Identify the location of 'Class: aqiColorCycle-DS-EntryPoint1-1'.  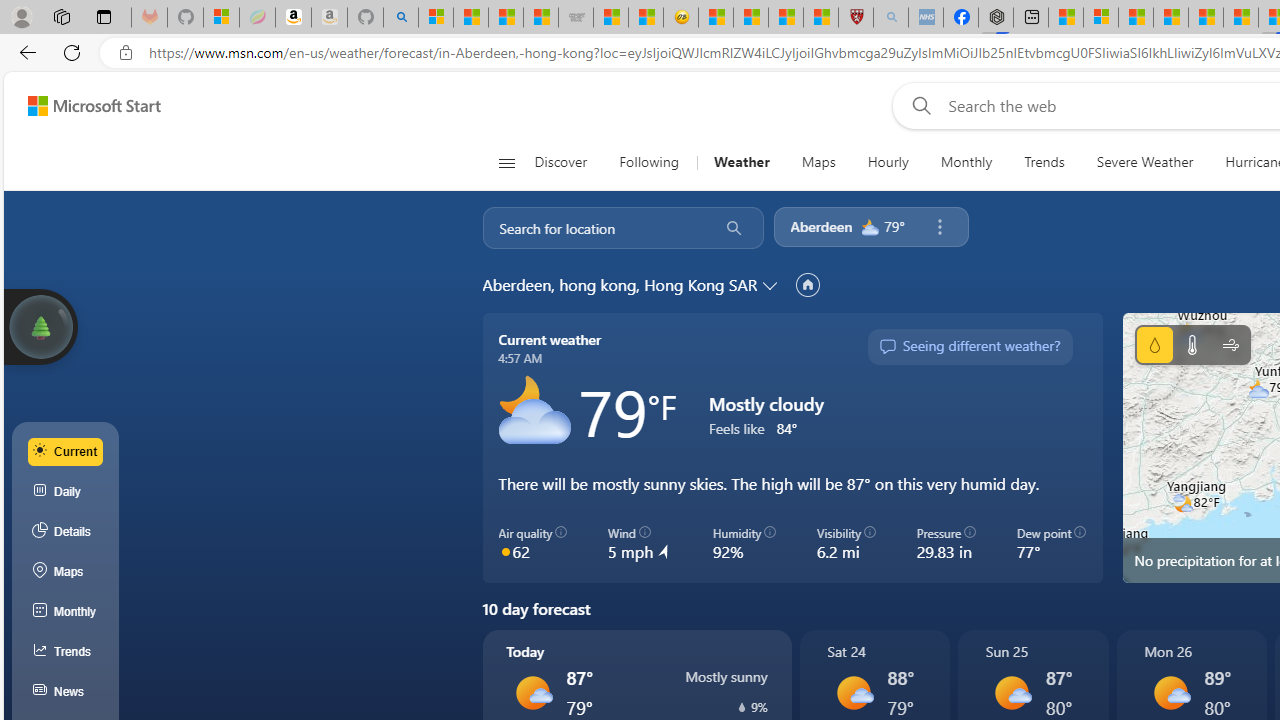
(505, 551).